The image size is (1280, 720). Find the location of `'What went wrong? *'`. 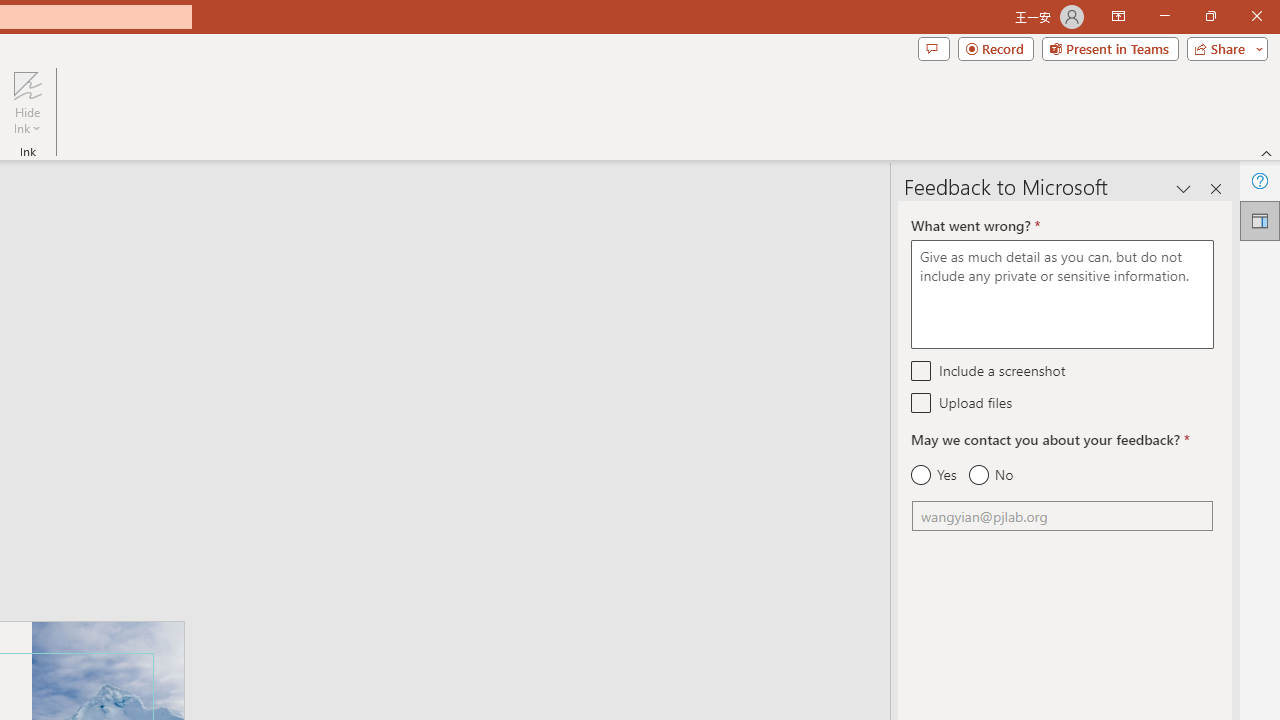

'What went wrong? *' is located at coordinates (1061, 294).